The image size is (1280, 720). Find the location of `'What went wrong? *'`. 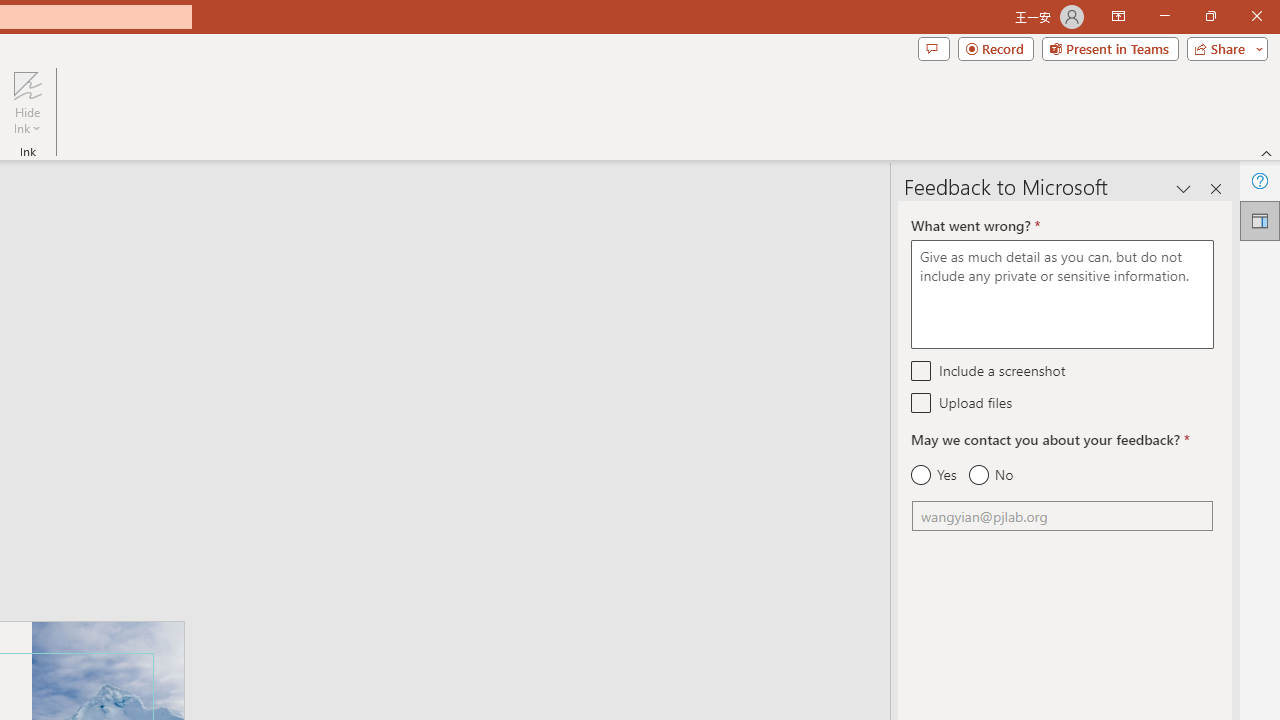

'What went wrong? *' is located at coordinates (1061, 294).